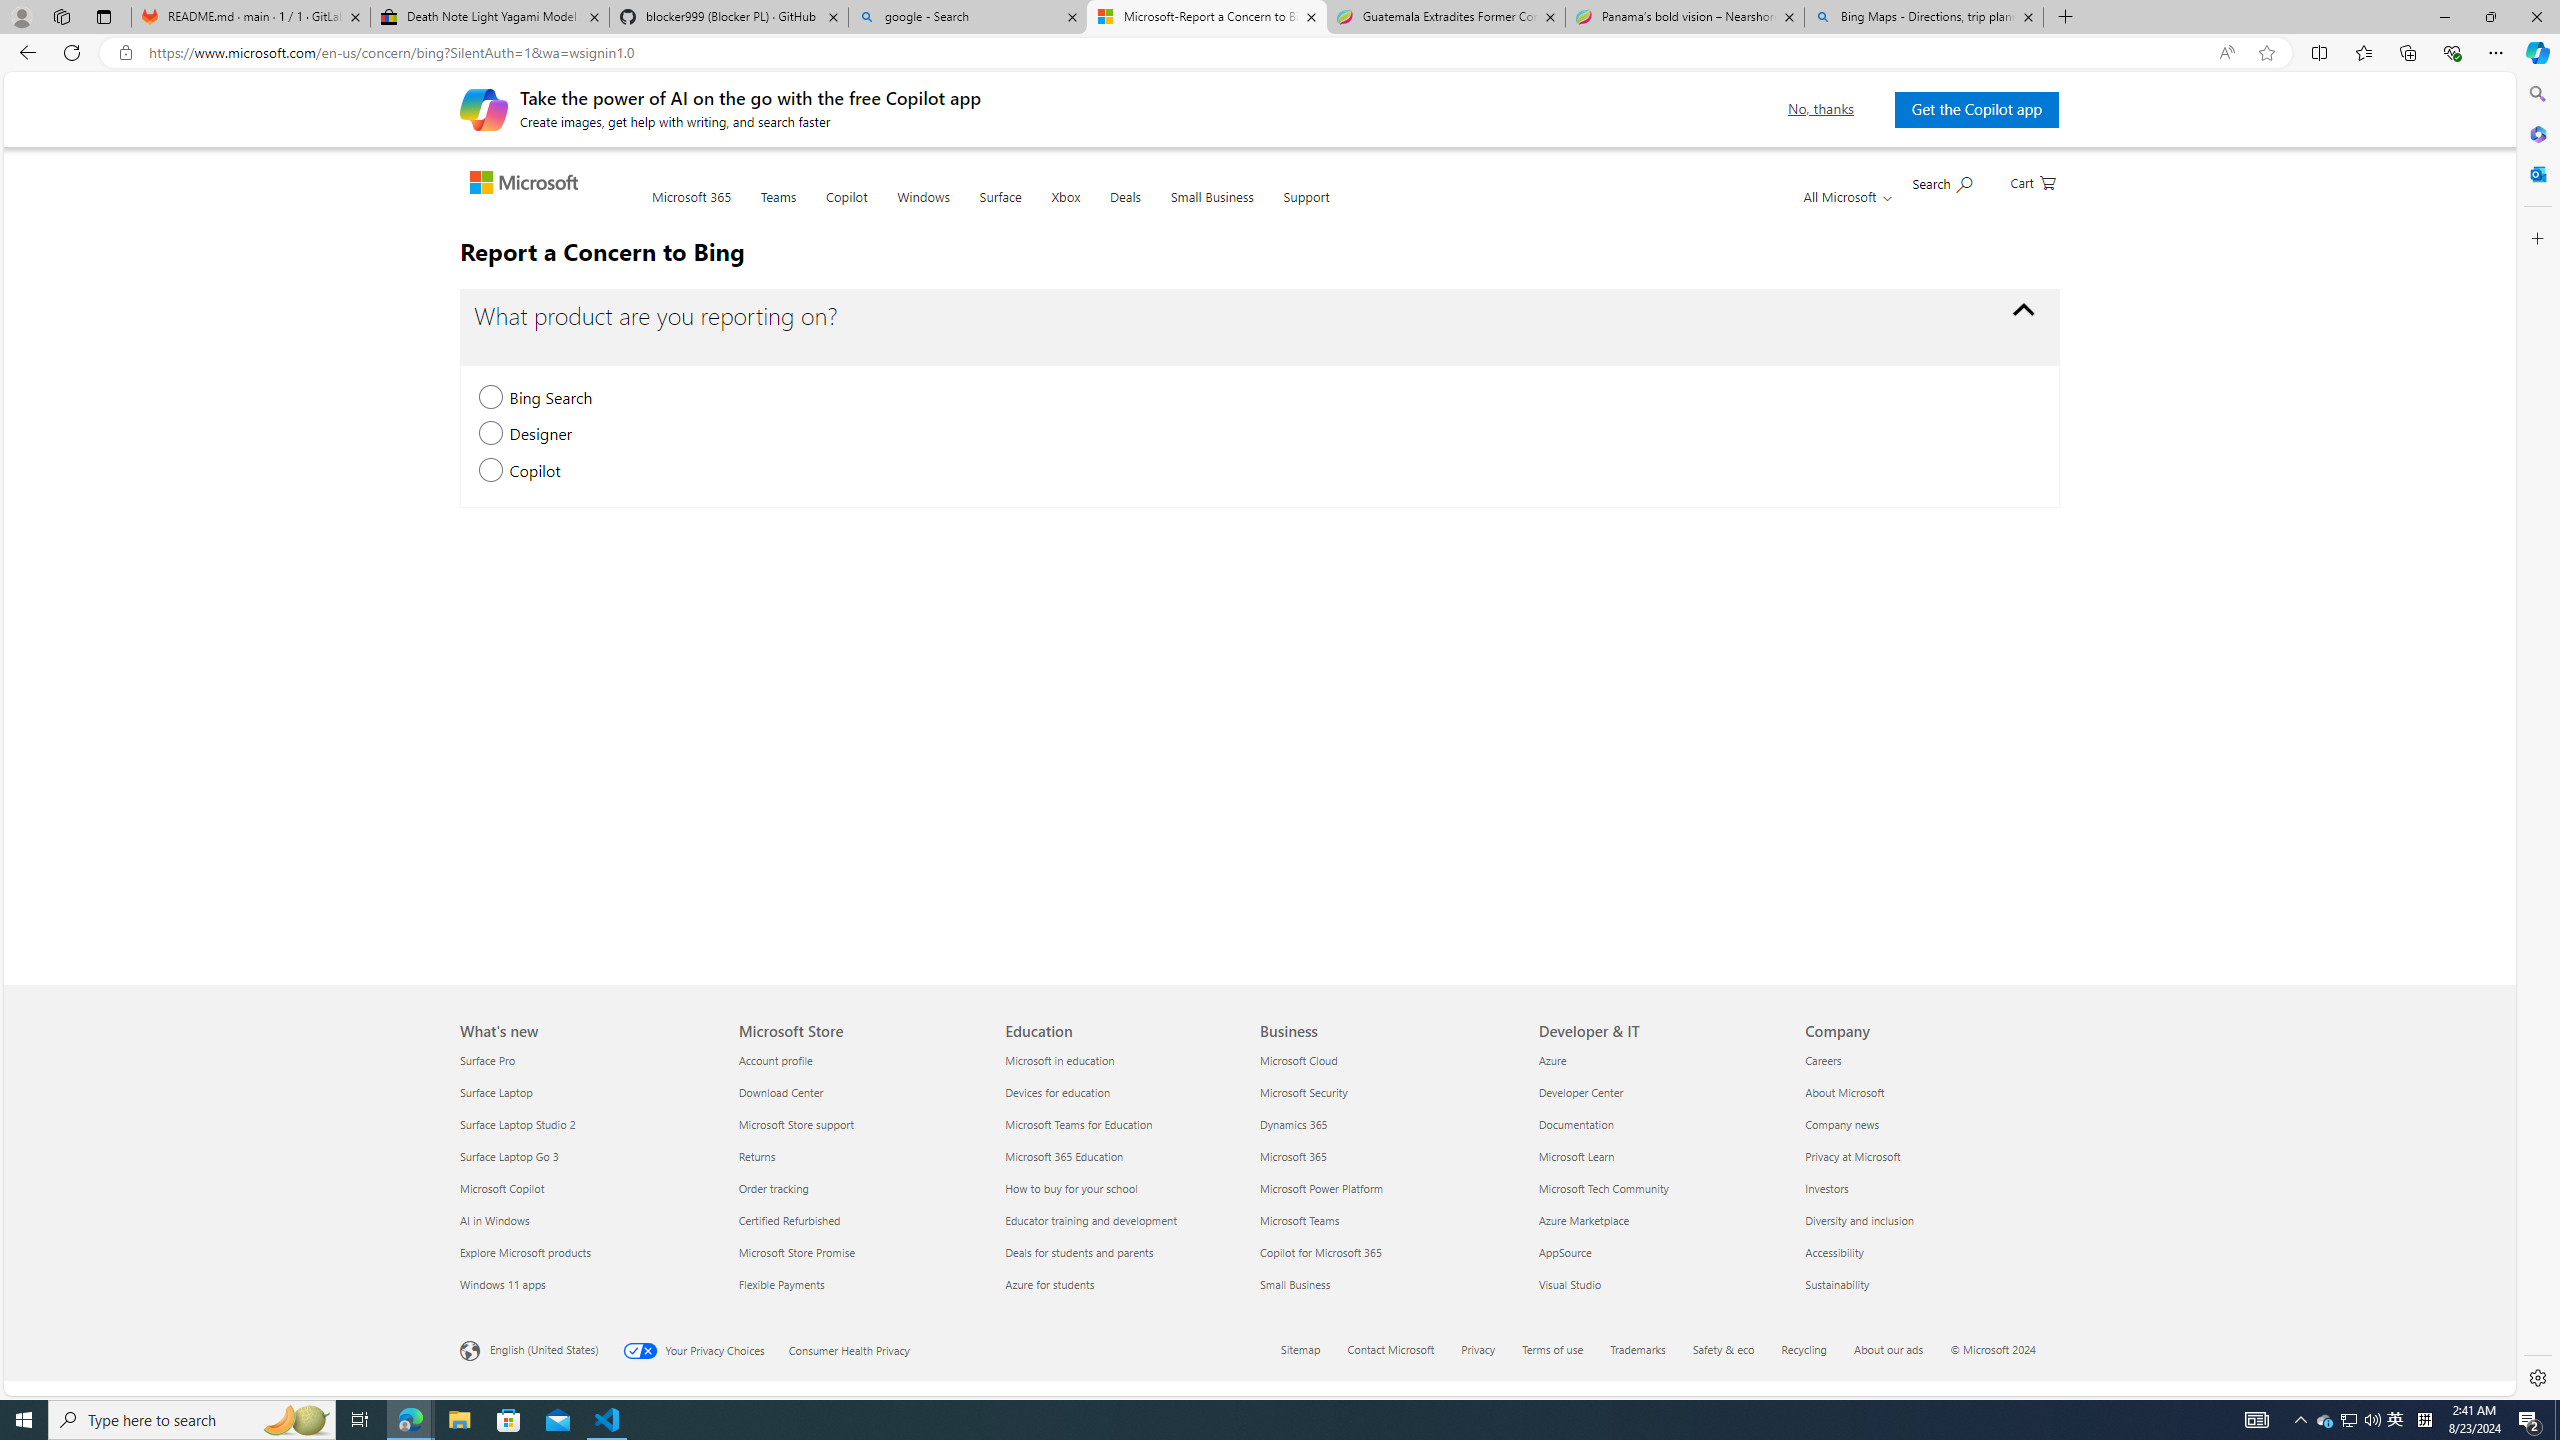  I want to click on 'Explore Microsoft products What', so click(525, 1252).